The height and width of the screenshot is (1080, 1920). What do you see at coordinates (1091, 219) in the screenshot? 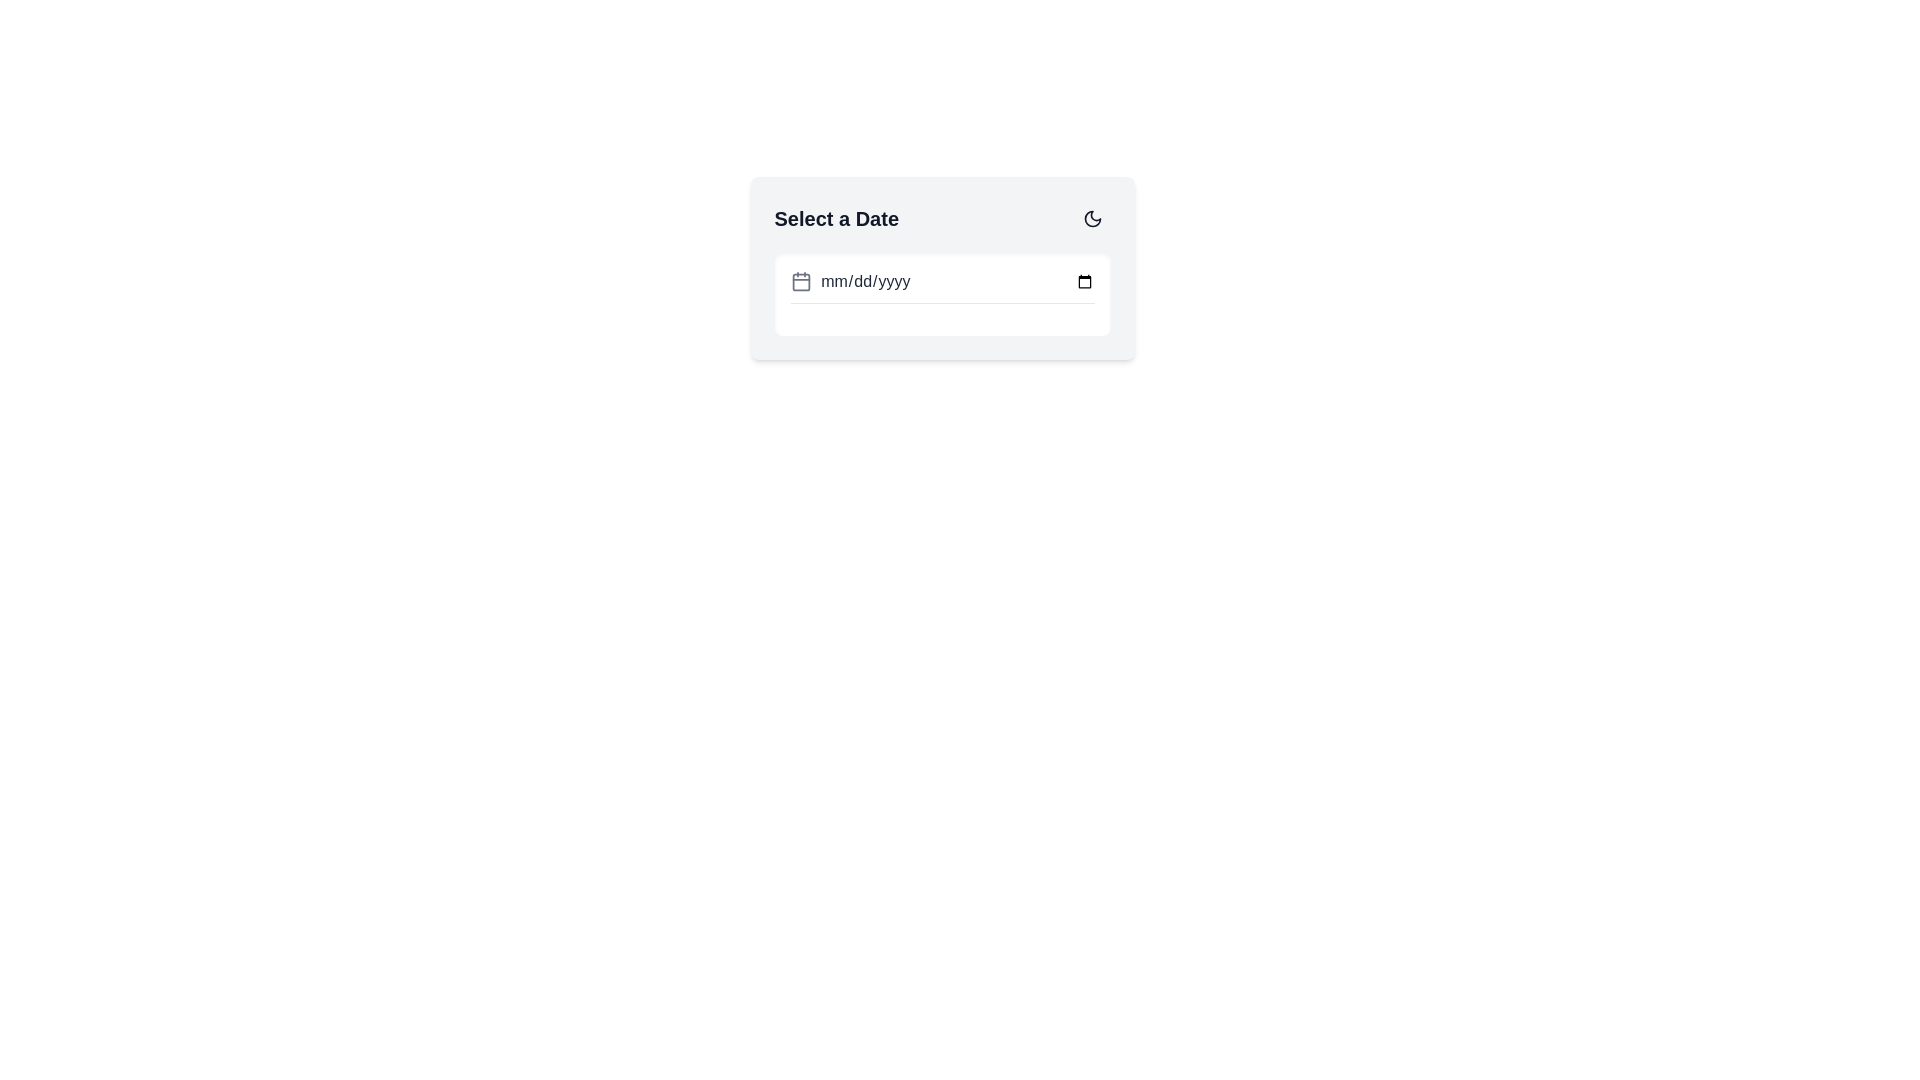
I see `the moon-shaped icon button located at the top-right corner of the main card layout` at bounding box center [1091, 219].